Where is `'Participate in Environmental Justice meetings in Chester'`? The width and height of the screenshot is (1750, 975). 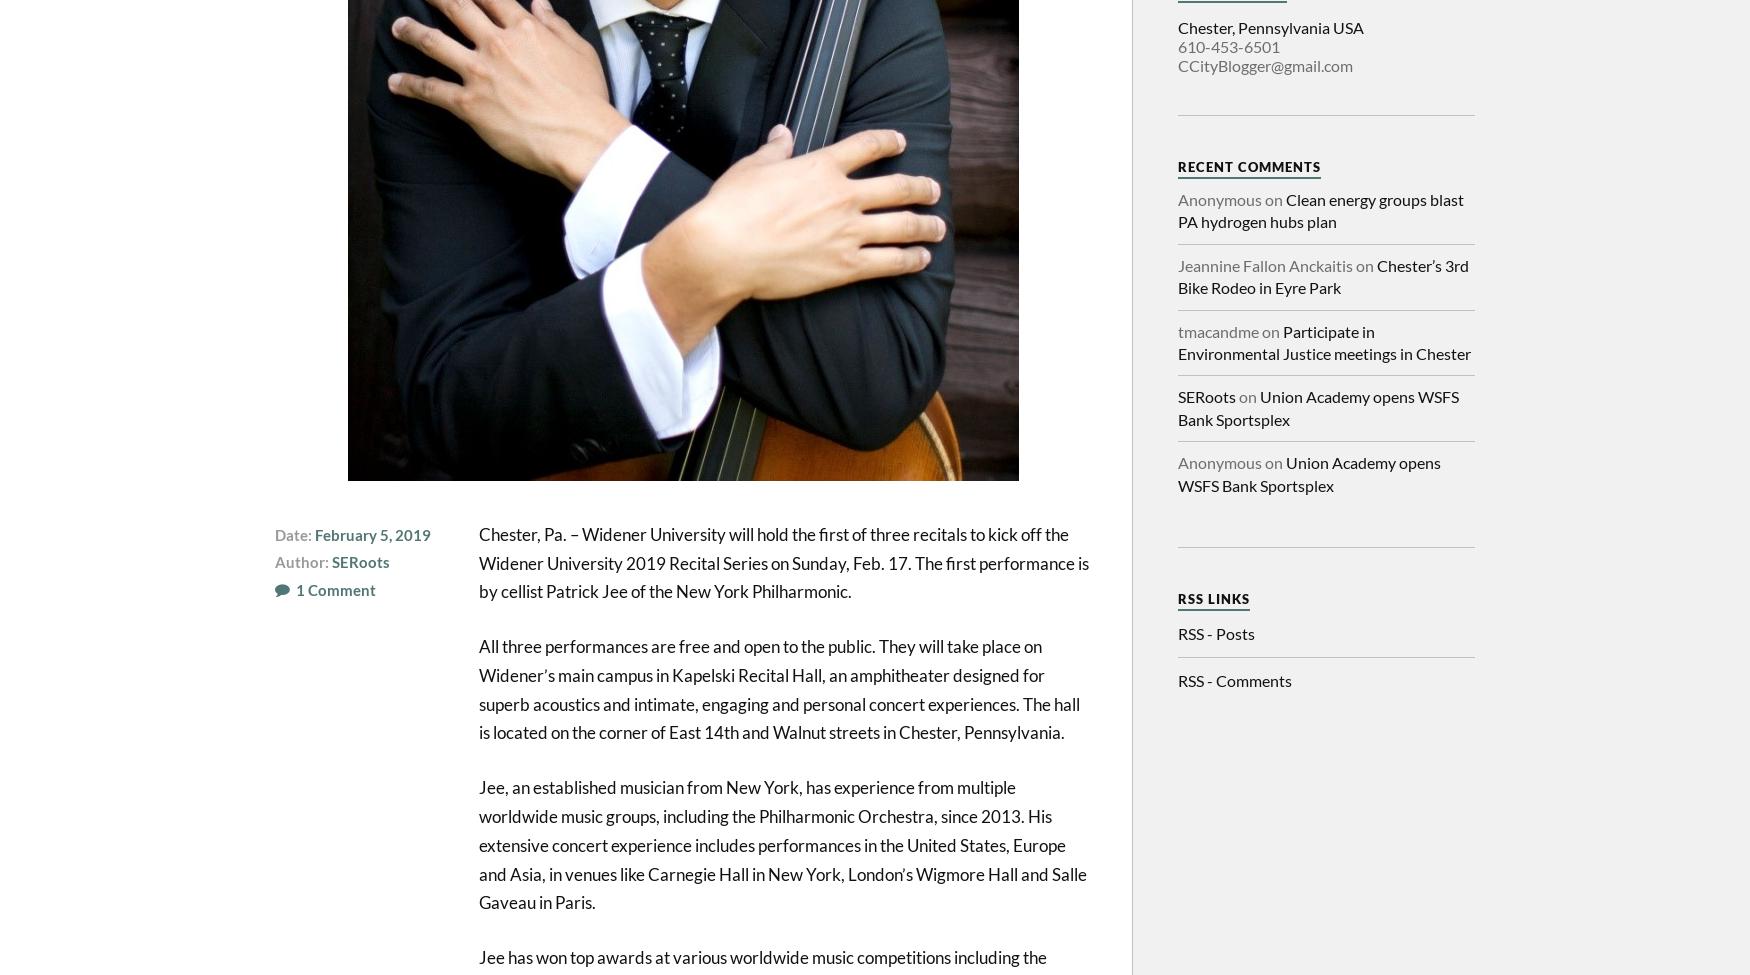 'Participate in Environmental Justice meetings in Chester' is located at coordinates (1324, 341).